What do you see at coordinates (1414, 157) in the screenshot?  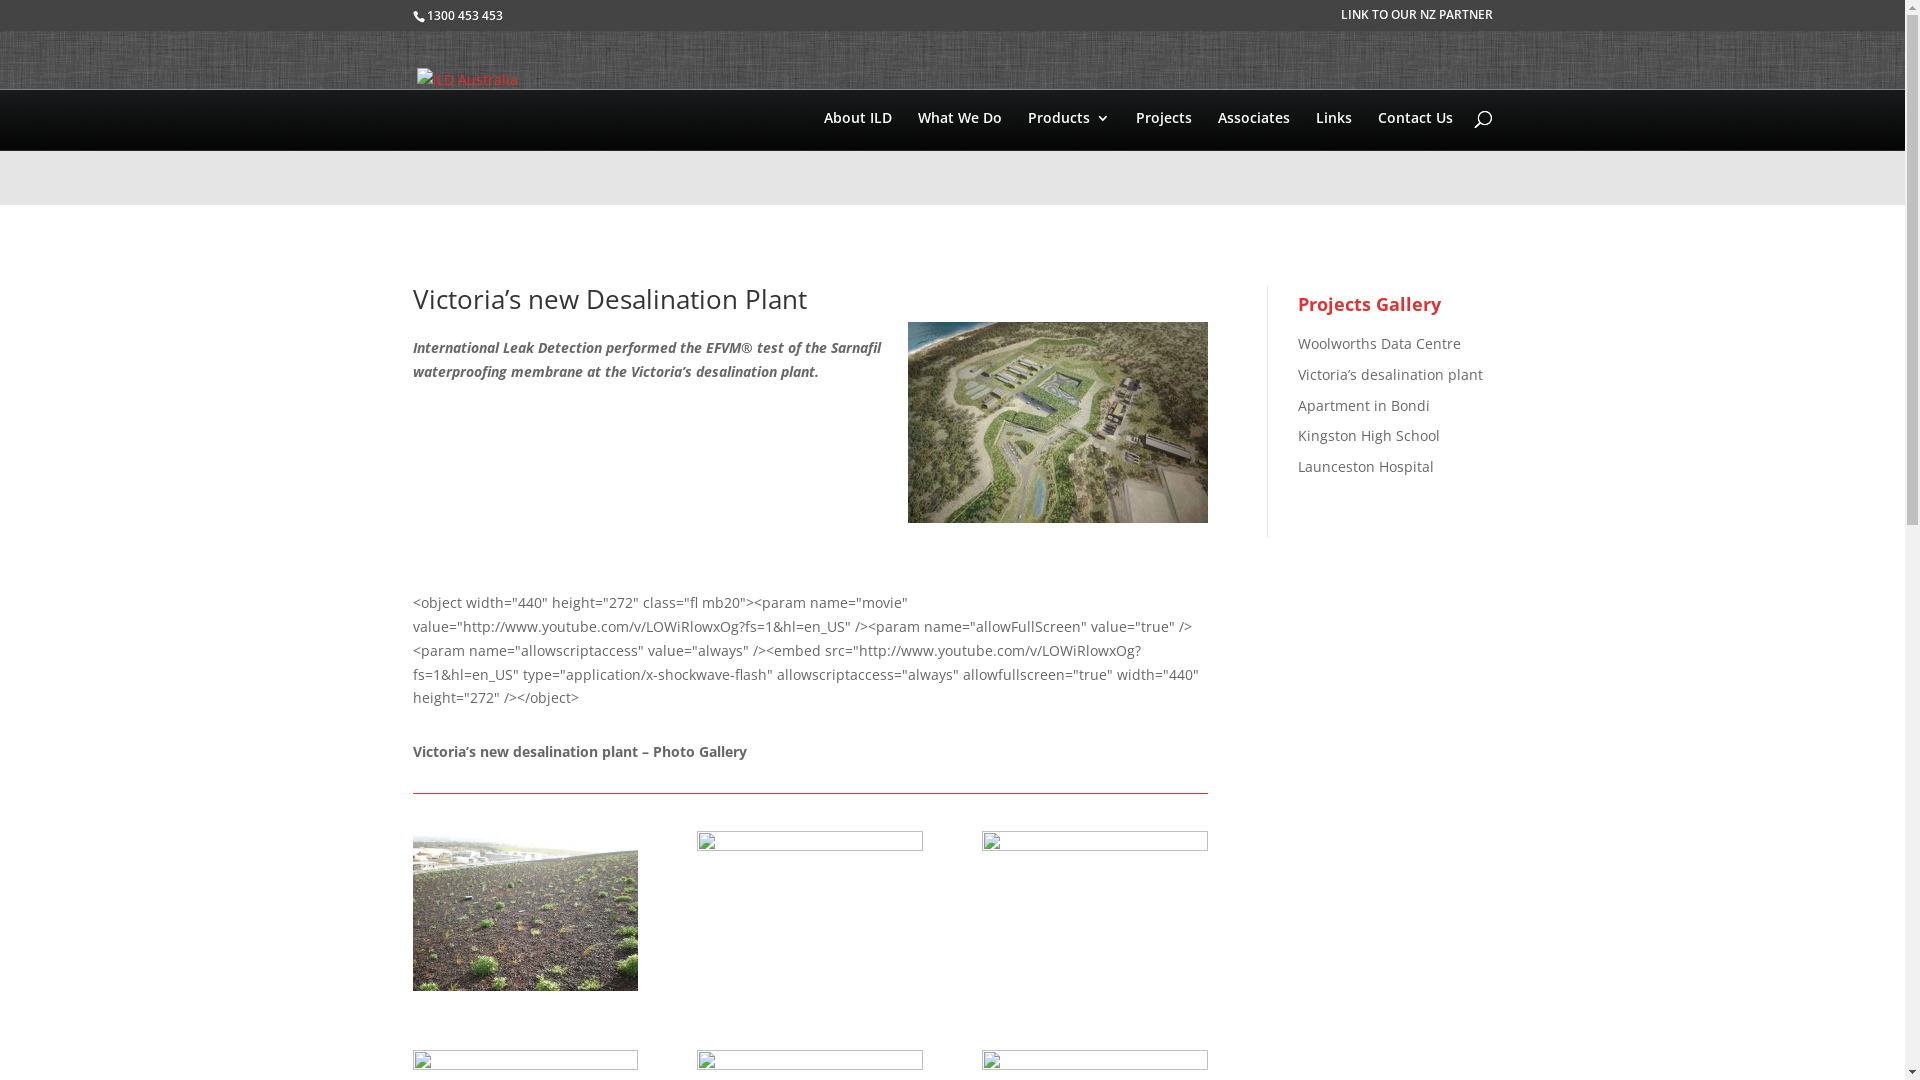 I see `'Contact Us'` at bounding box center [1414, 157].